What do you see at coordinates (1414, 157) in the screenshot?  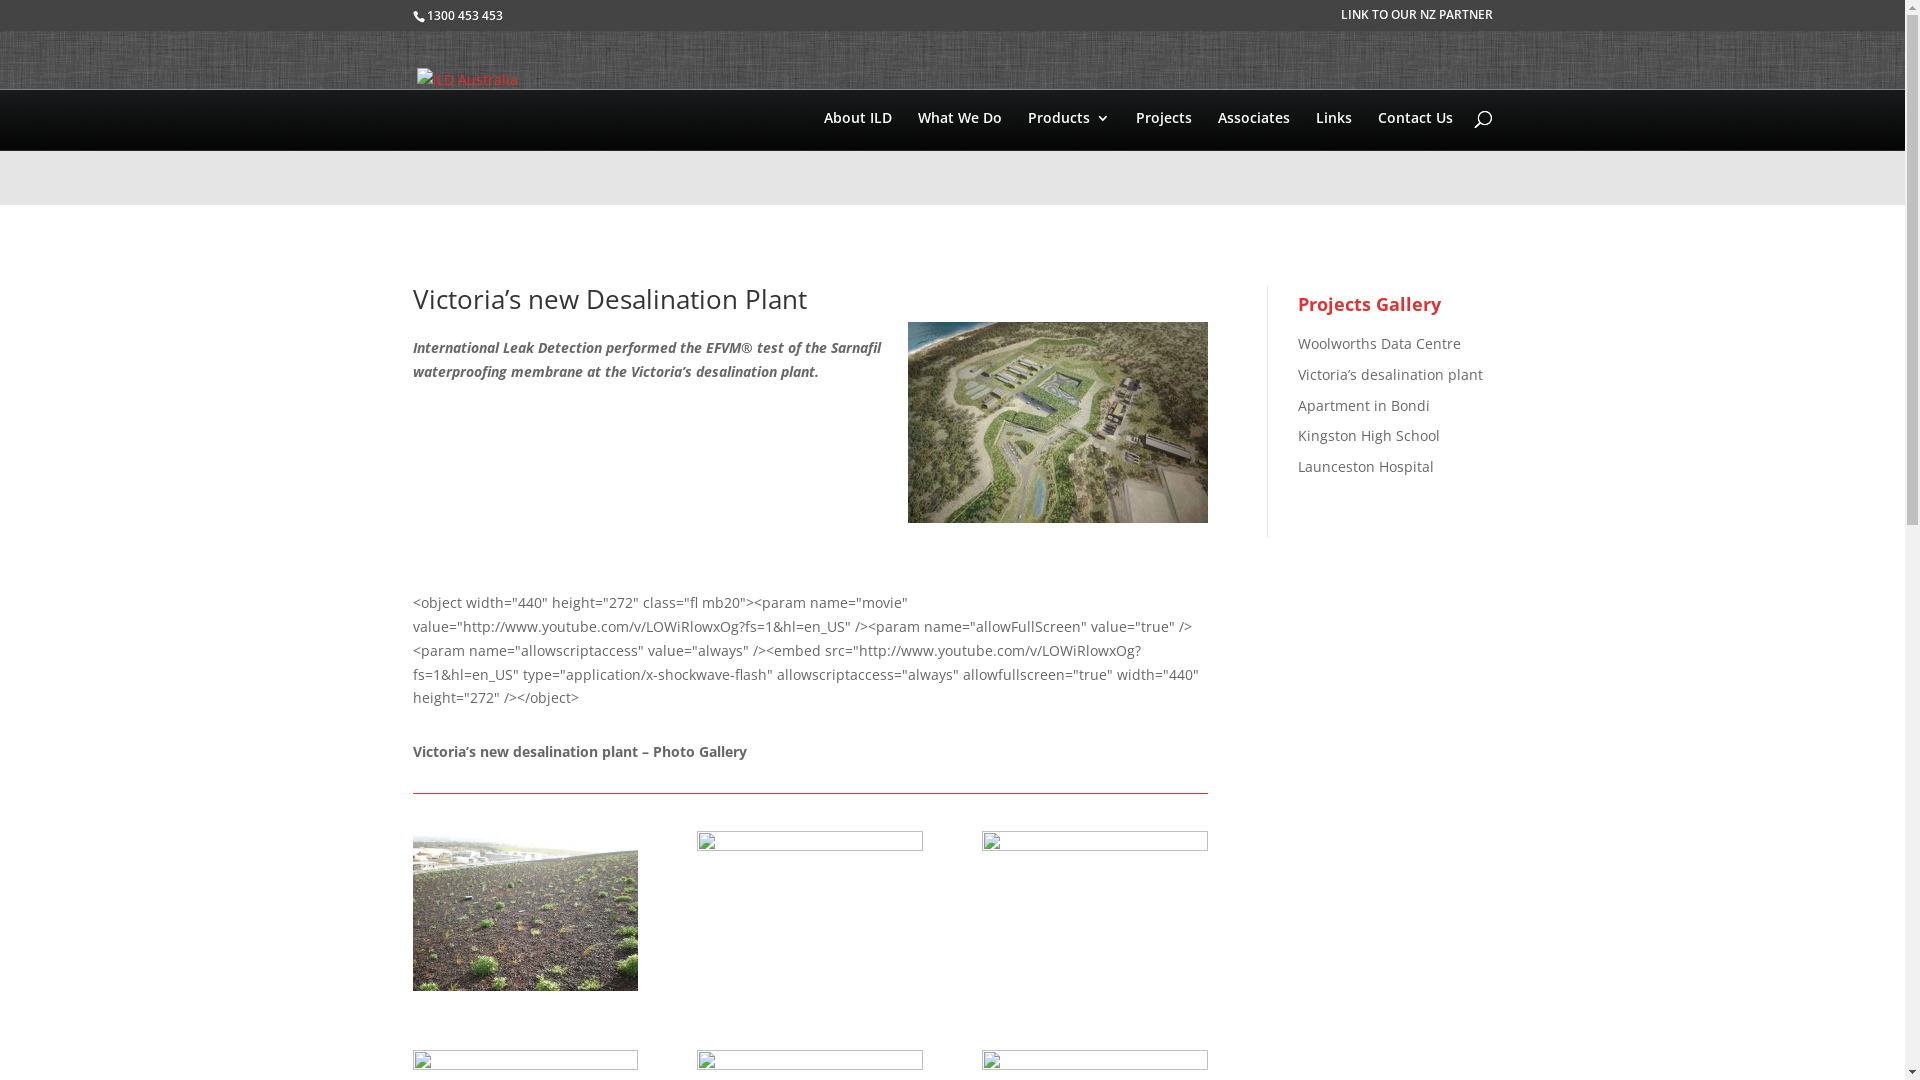 I see `'Contact Us'` at bounding box center [1414, 157].